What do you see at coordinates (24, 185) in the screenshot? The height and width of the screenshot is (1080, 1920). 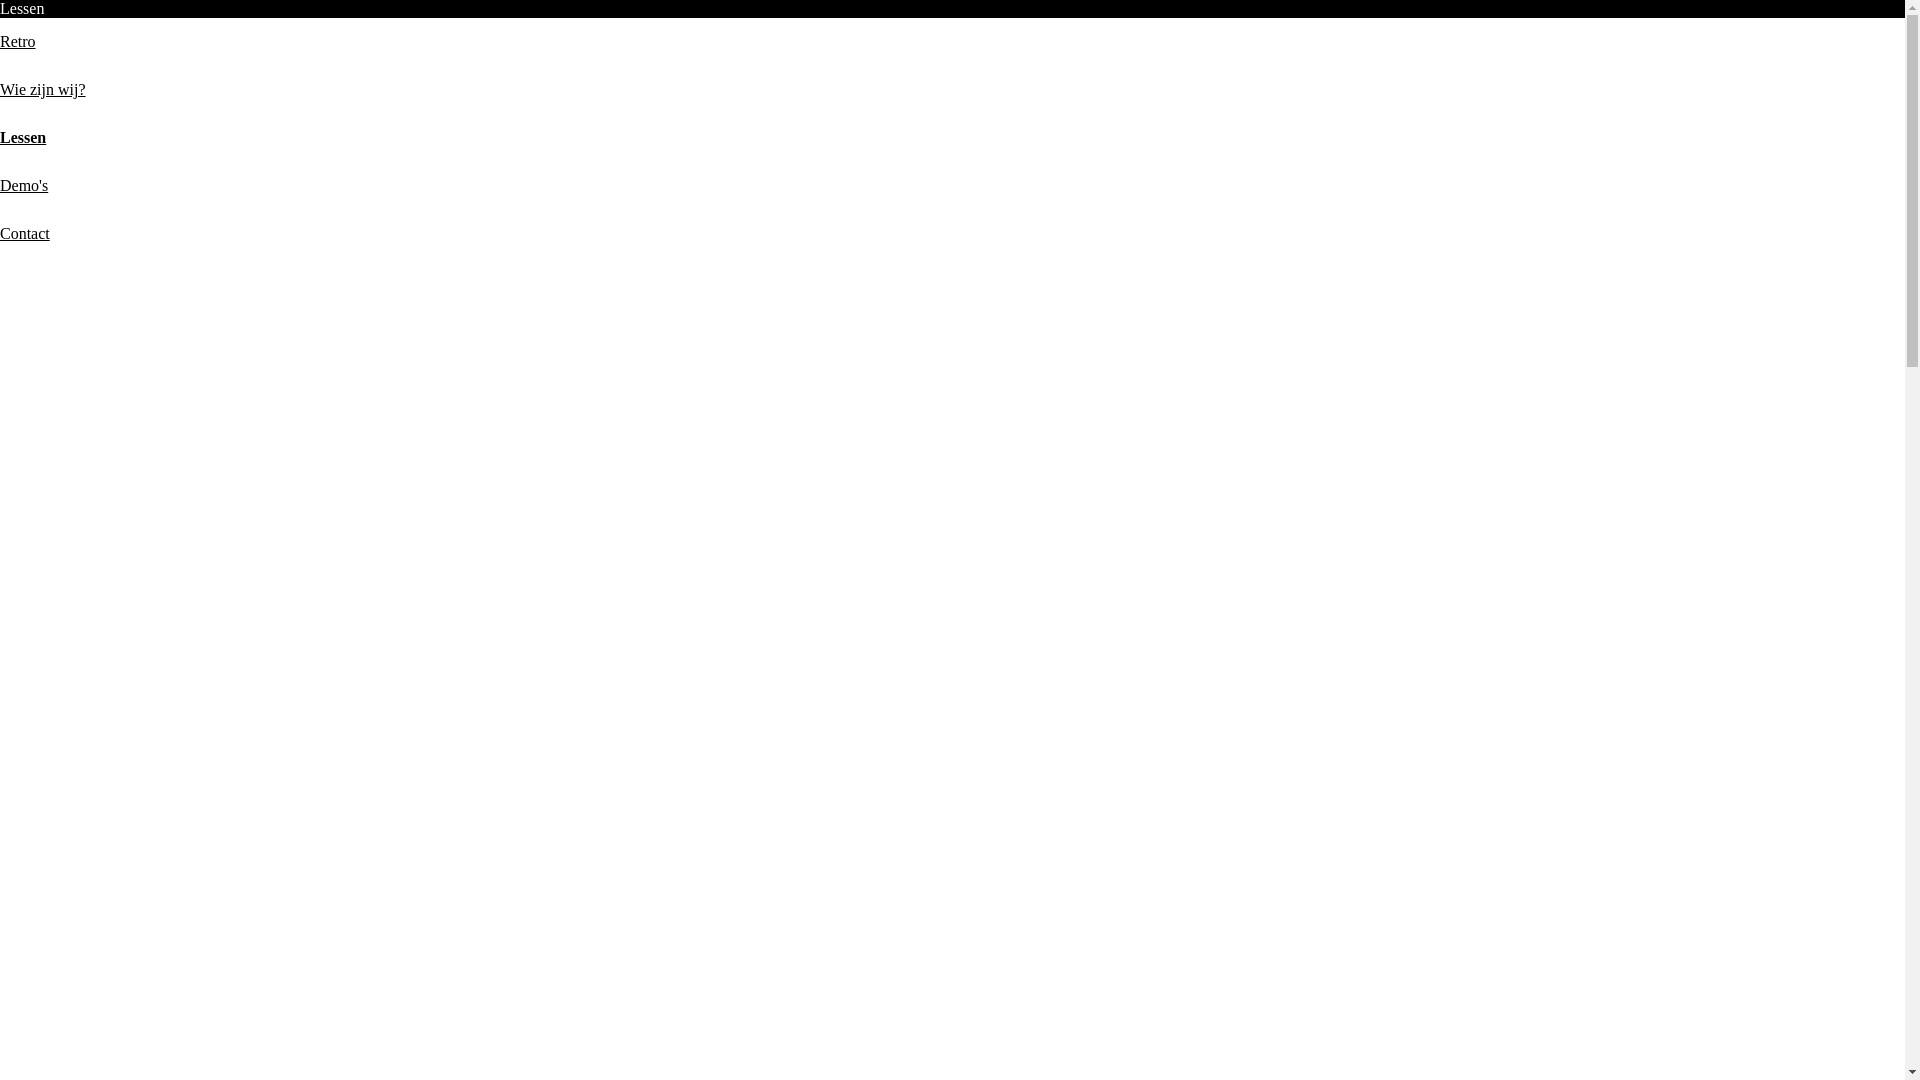 I see `'Demo's'` at bounding box center [24, 185].